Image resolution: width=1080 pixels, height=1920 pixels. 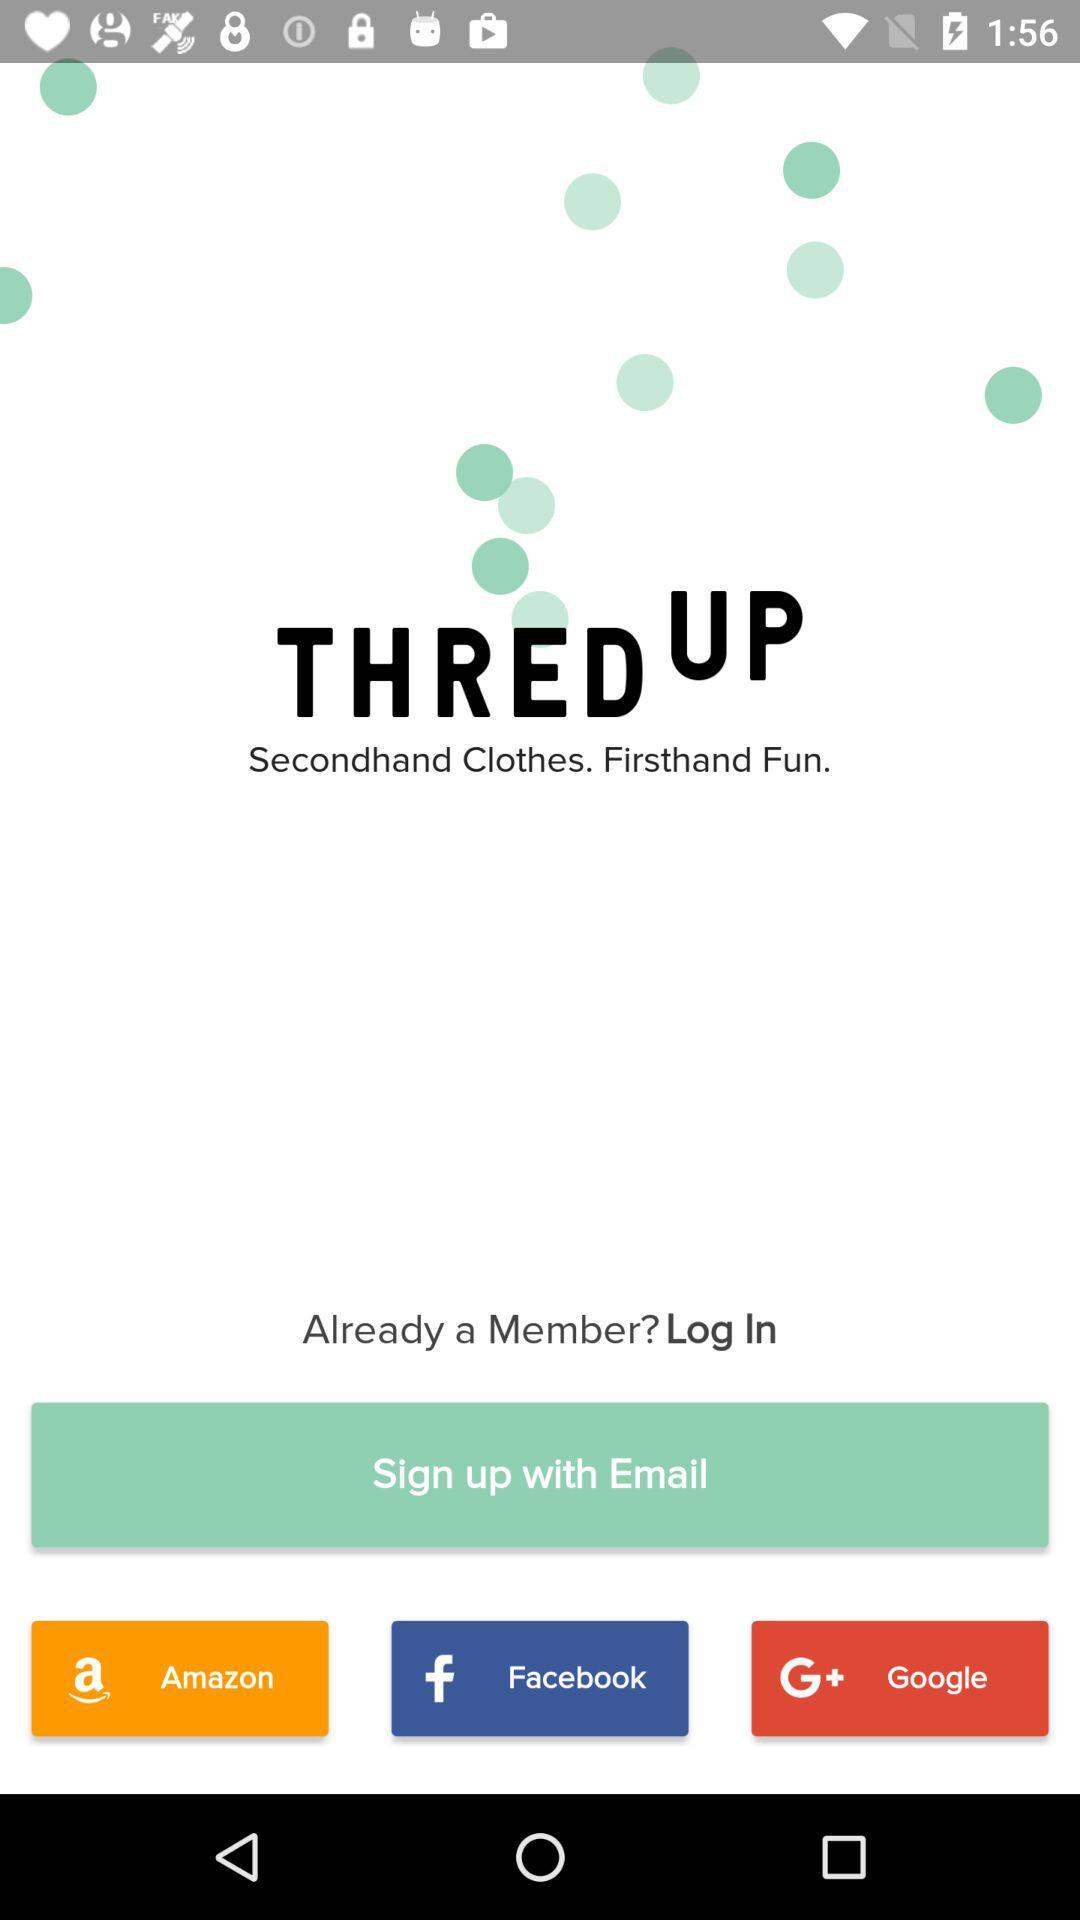 I want to click on the item above the amazon item, so click(x=540, y=1474).